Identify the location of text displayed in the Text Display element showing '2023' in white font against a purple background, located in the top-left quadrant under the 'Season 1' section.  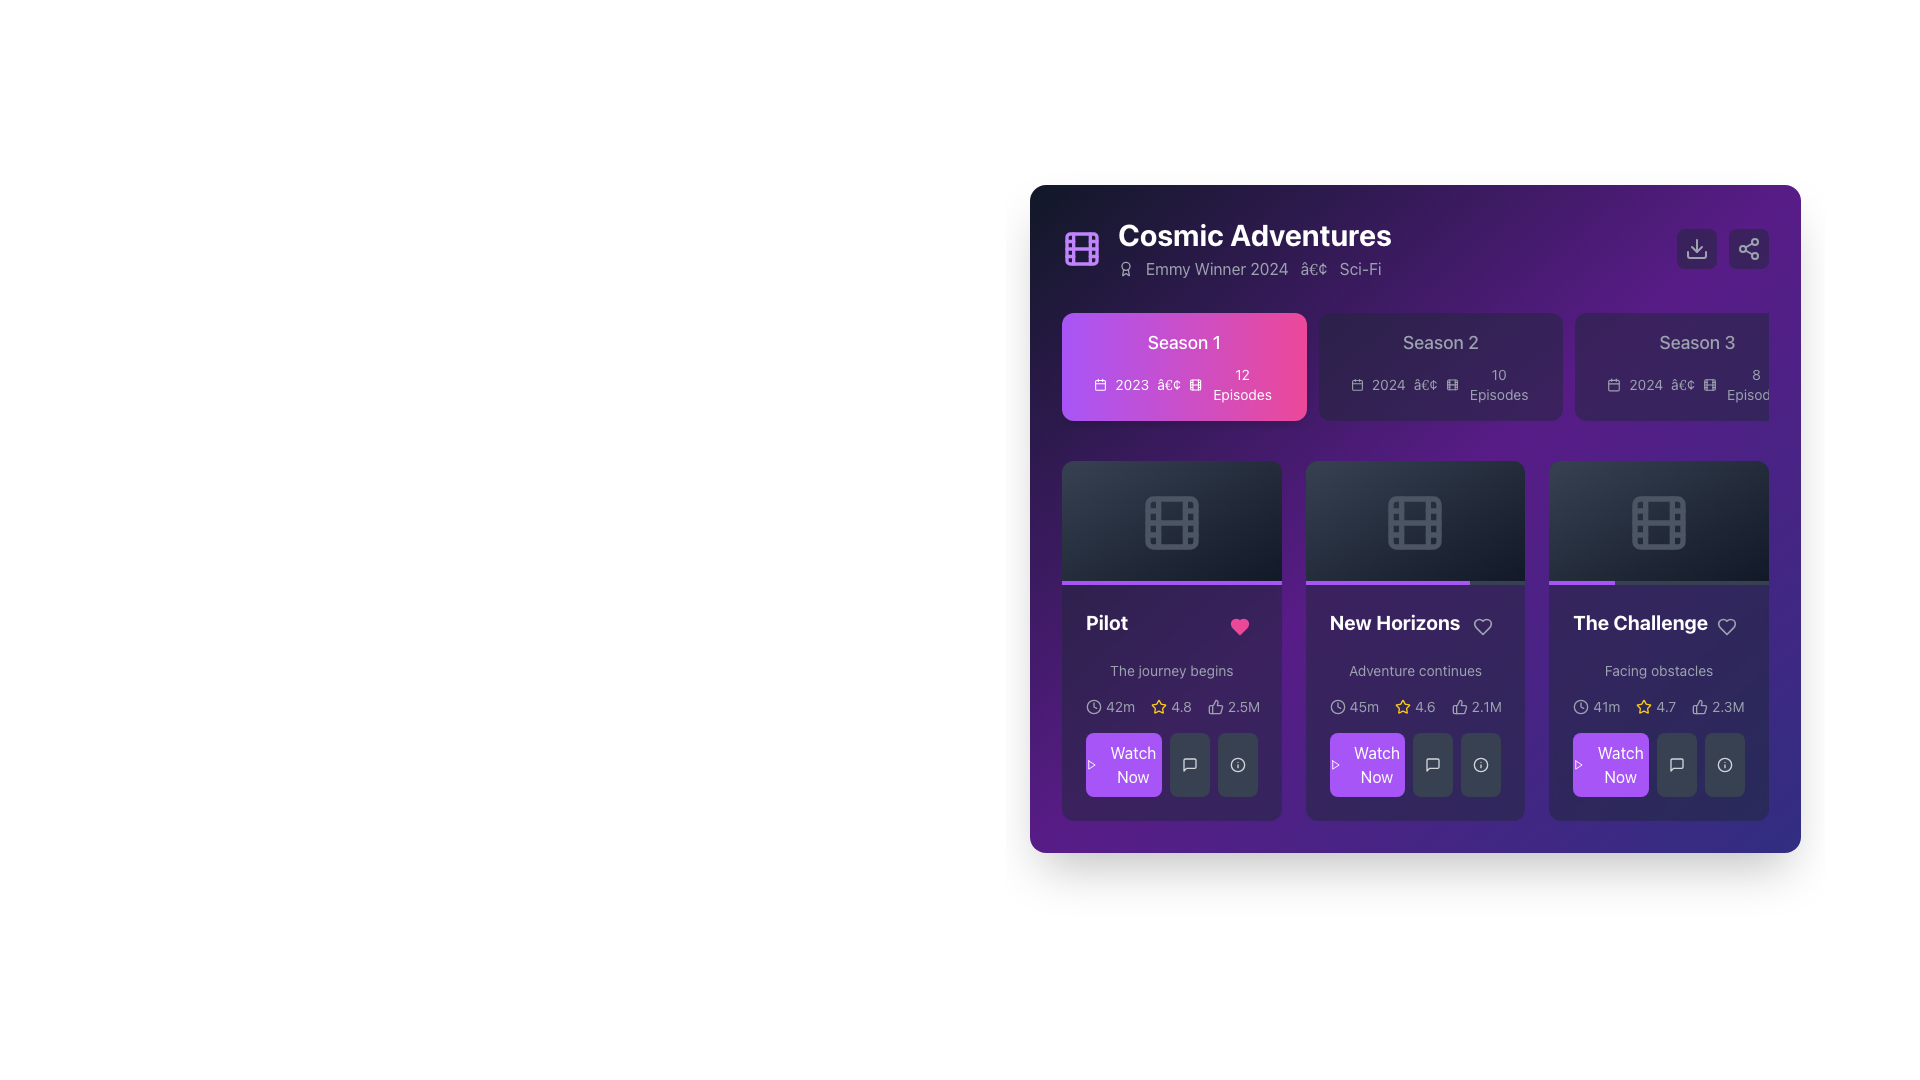
(1132, 385).